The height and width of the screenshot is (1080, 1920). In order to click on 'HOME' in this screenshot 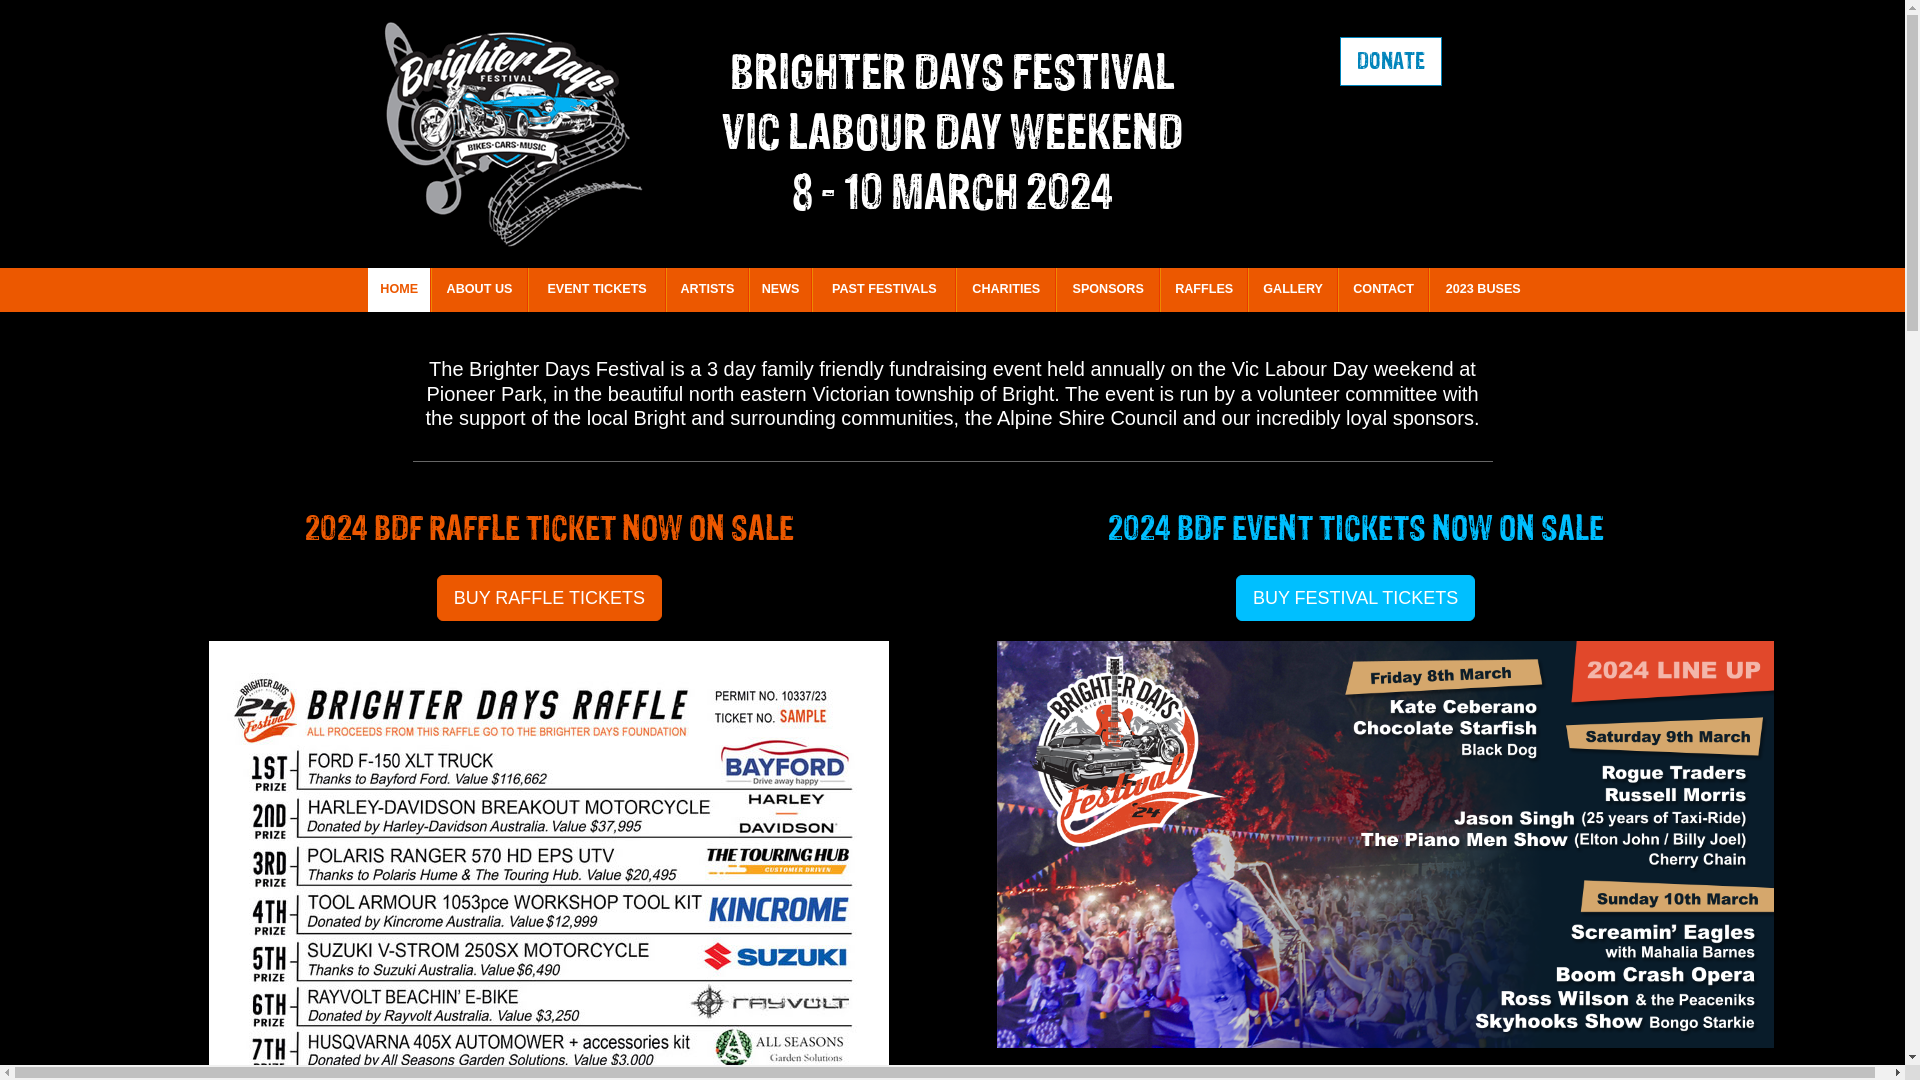, I will do `click(368, 289)`.